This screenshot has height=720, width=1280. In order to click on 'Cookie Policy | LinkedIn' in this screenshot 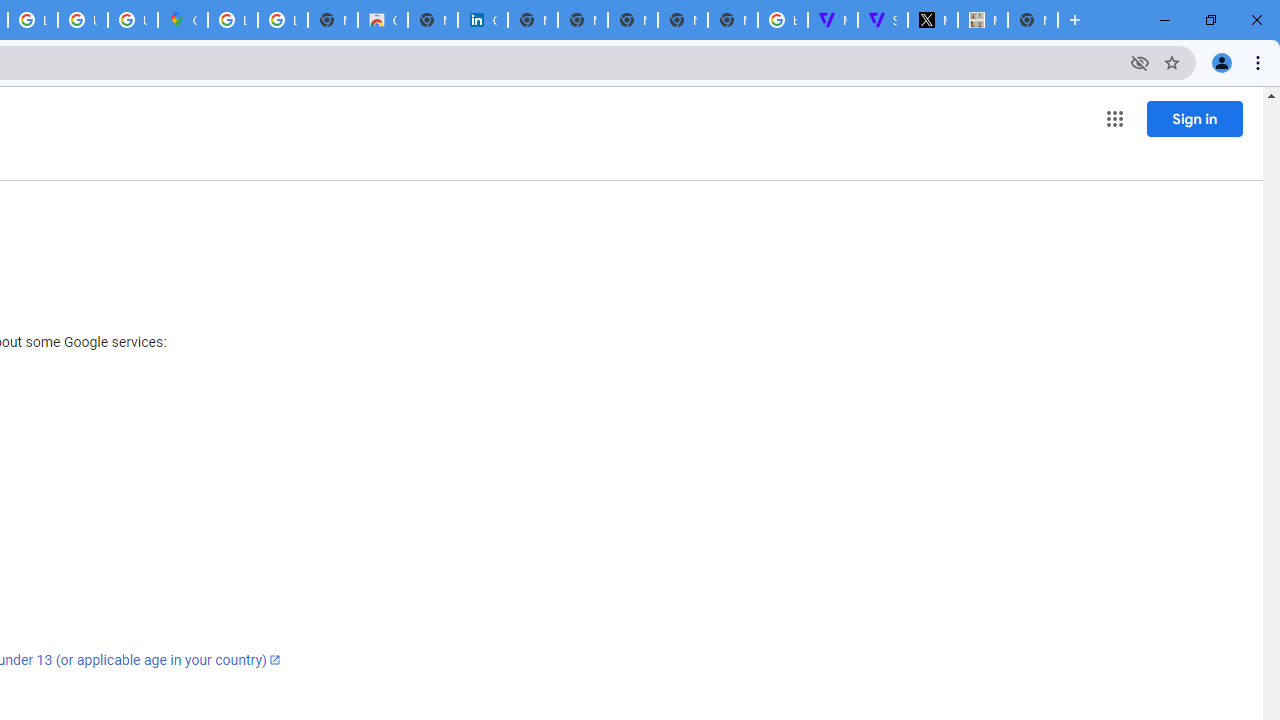, I will do `click(483, 20)`.